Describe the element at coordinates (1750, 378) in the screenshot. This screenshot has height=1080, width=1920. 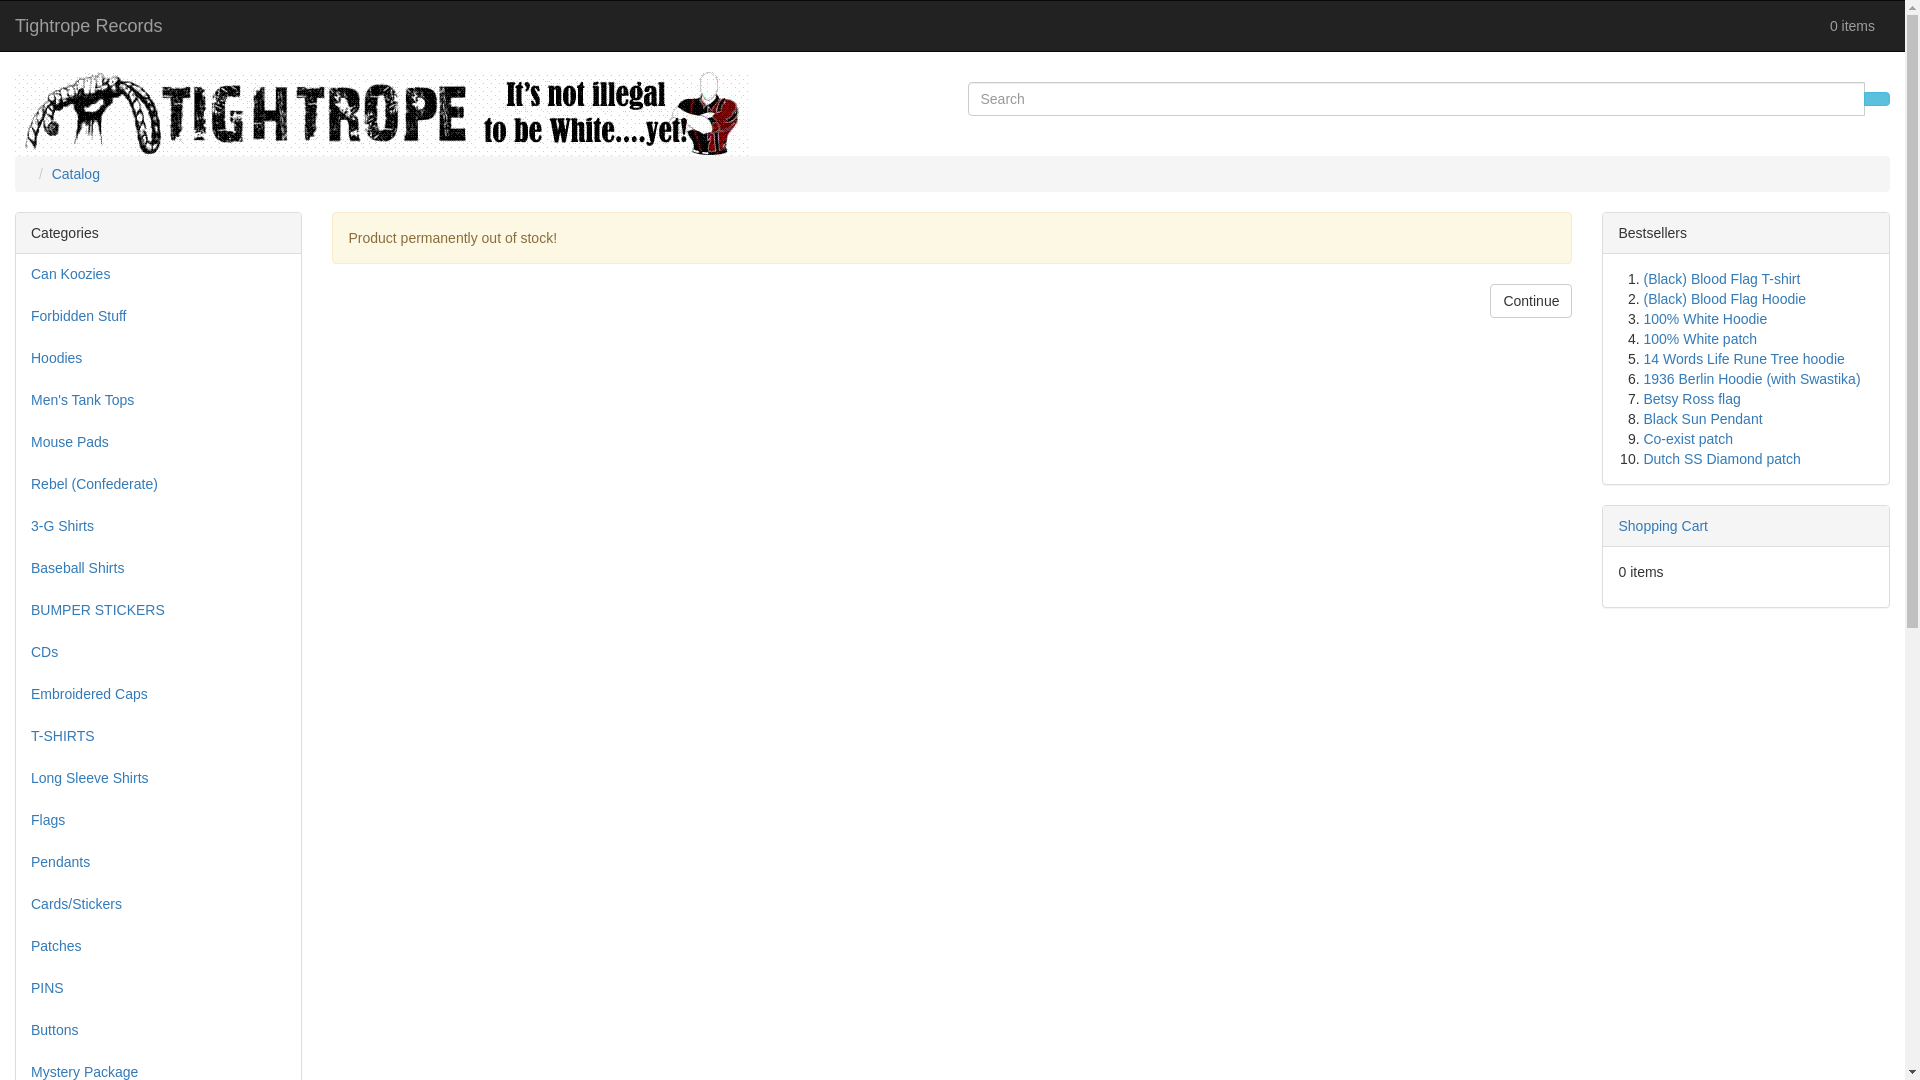
I see `'1936 Berlin Hoodie (with Swastika)'` at that location.